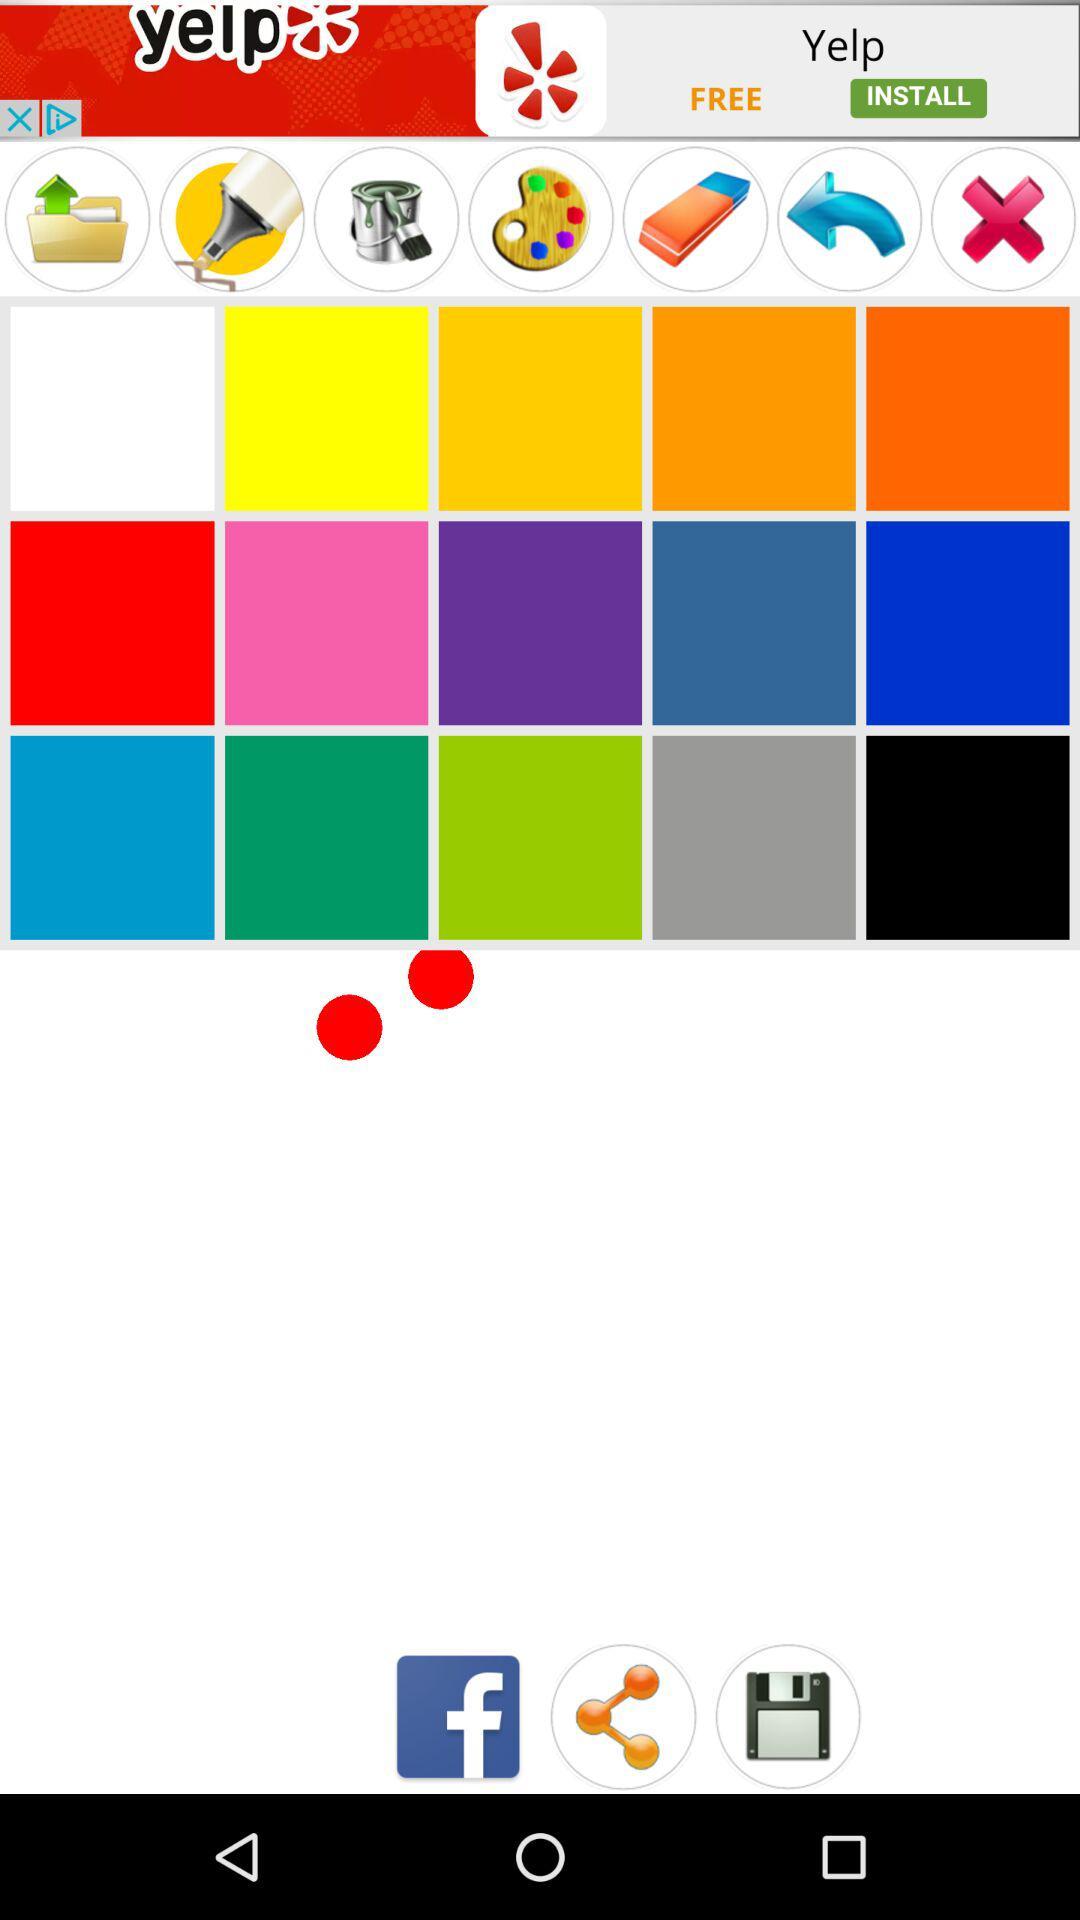  Describe the element at coordinates (386, 219) in the screenshot. I see `pen tool` at that location.